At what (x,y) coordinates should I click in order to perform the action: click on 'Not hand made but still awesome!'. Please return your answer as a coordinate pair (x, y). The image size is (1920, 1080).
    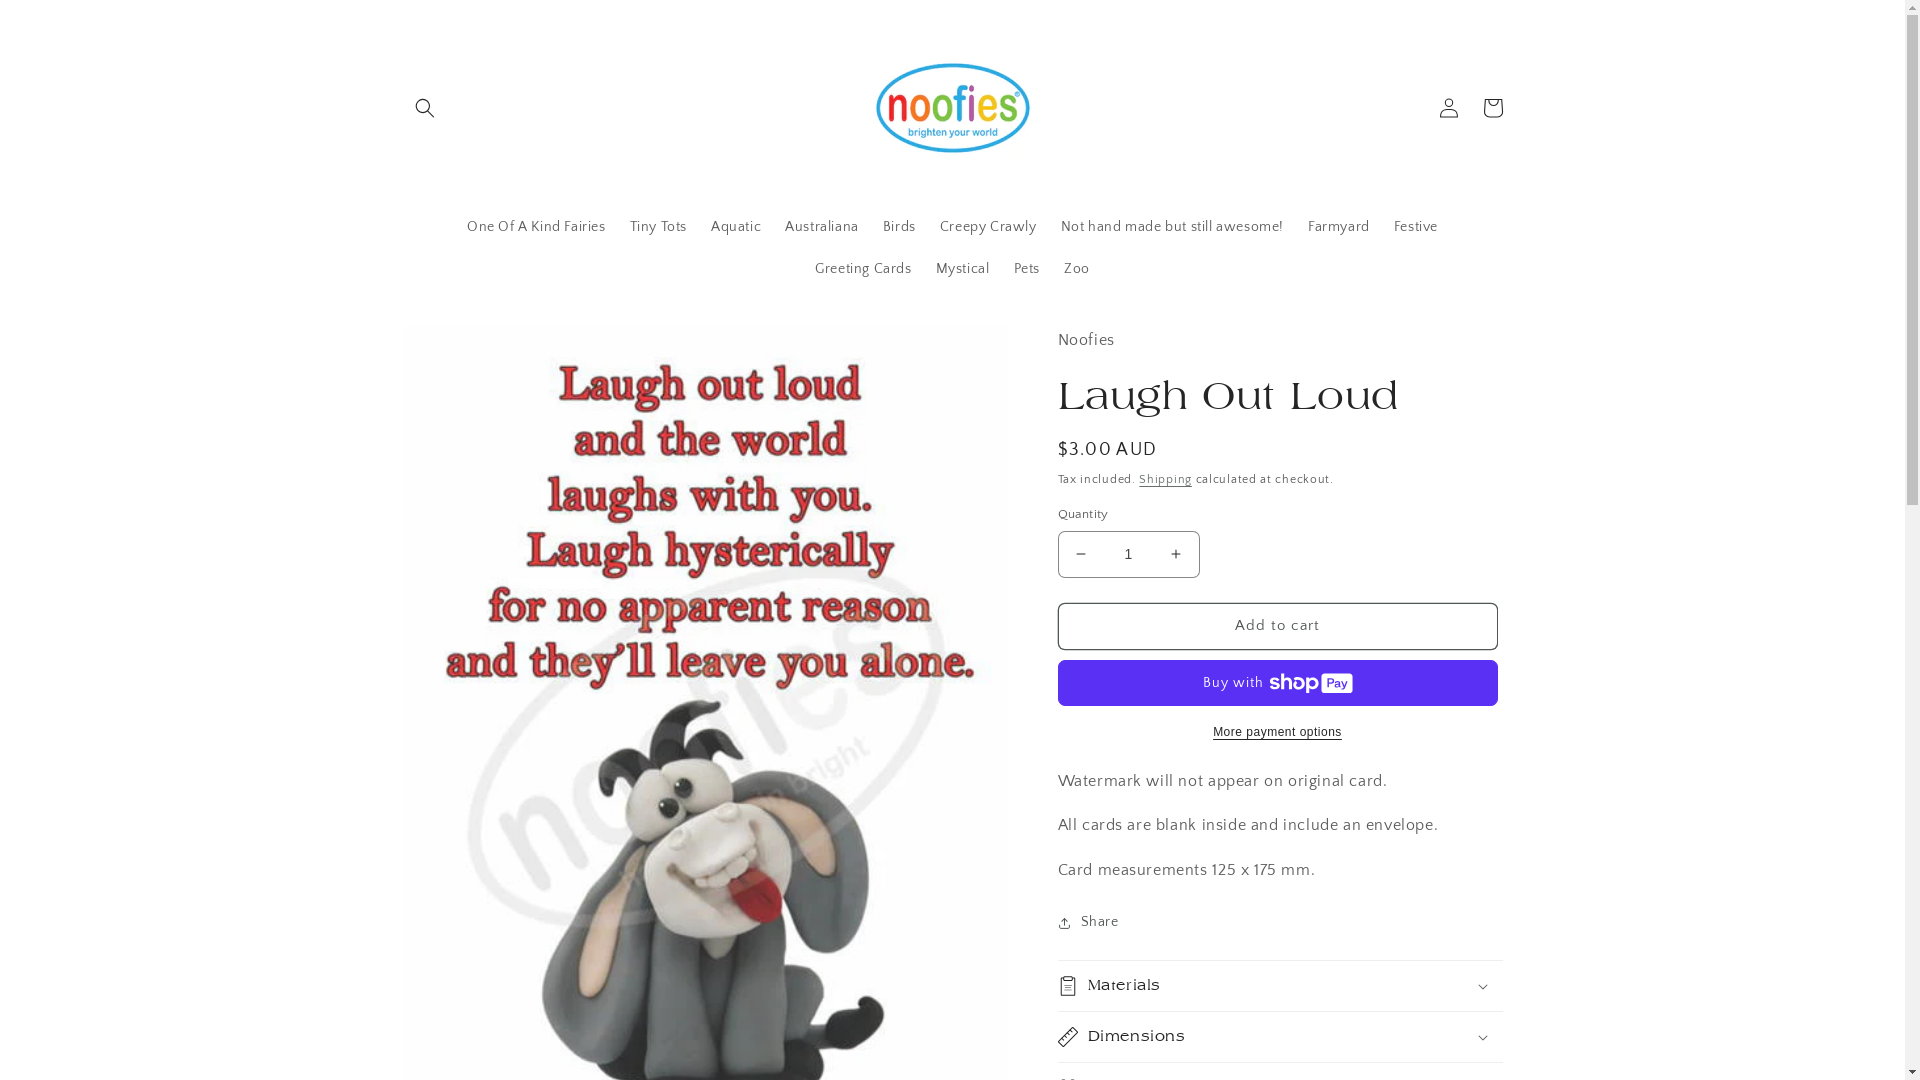
    Looking at the image, I should click on (1172, 226).